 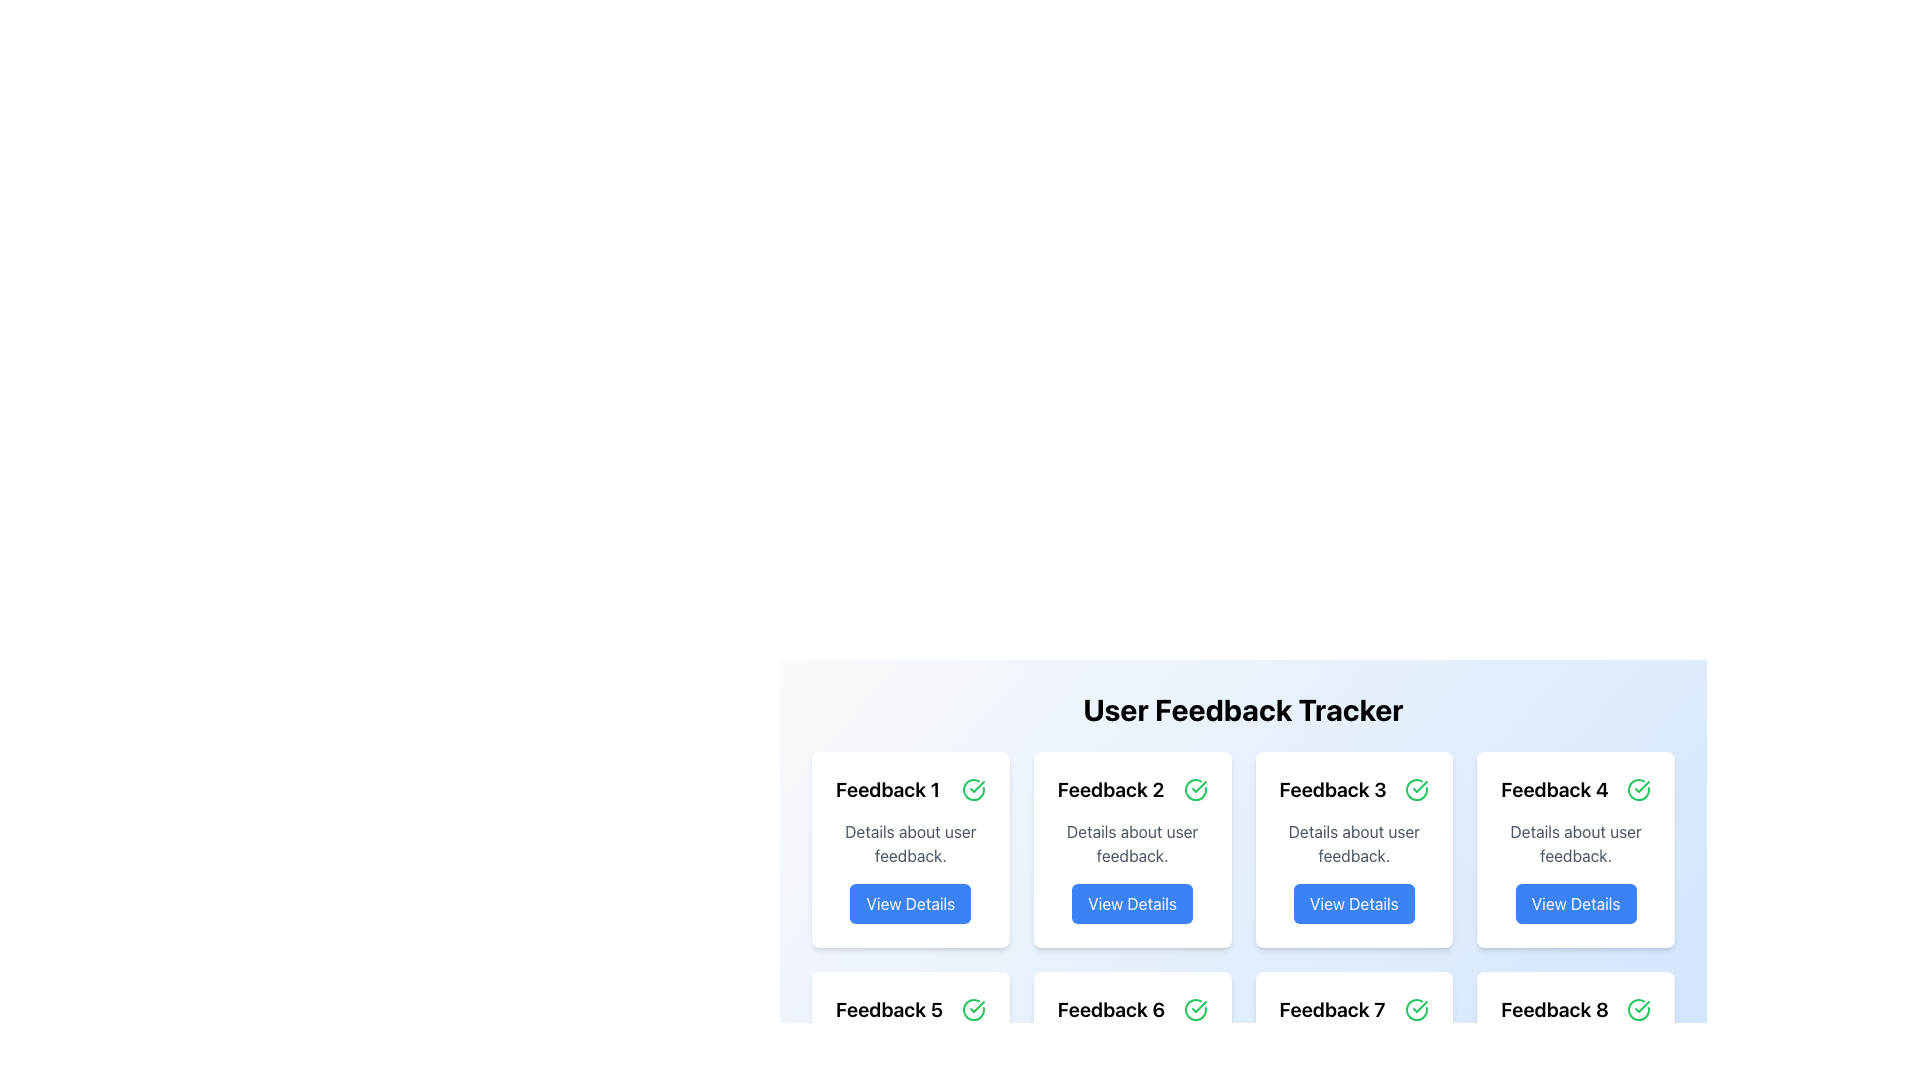 I want to click on the blue button labeled 'View Details' located below the text 'Details about user feedback' in the 'Feedback 3' card, so click(x=1354, y=903).